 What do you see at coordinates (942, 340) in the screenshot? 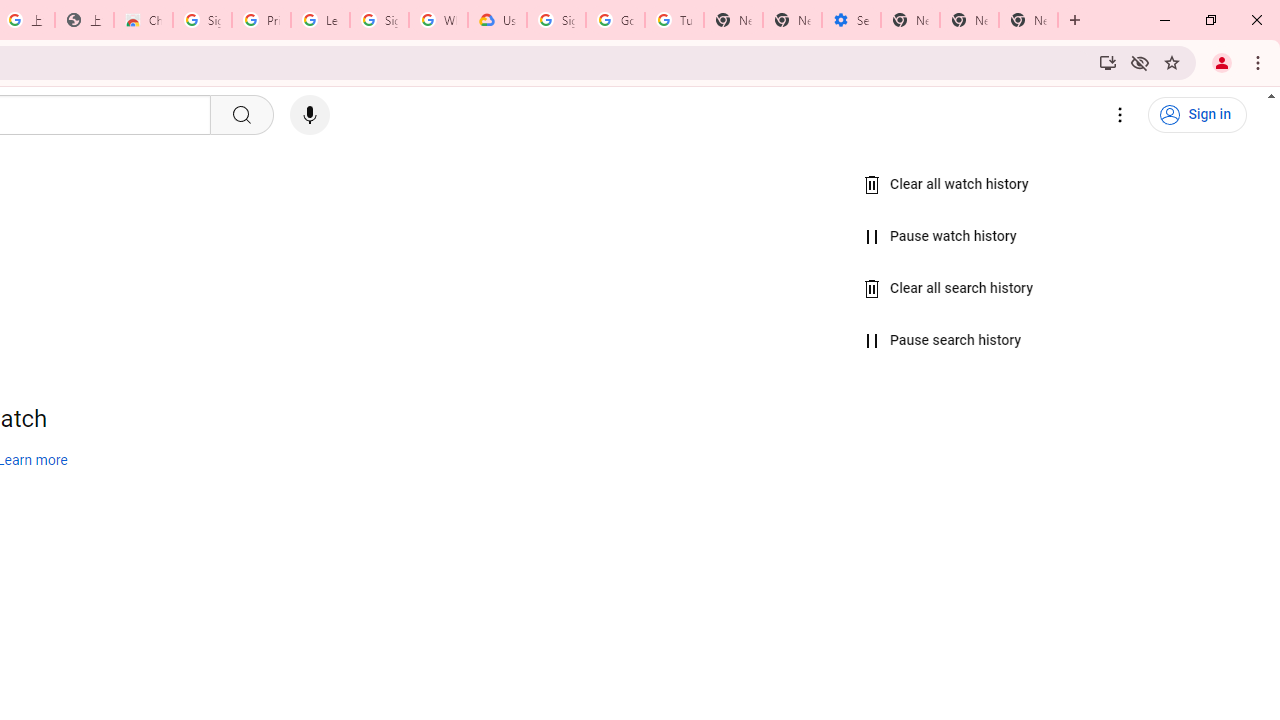
I see `'Pause search history'` at bounding box center [942, 340].